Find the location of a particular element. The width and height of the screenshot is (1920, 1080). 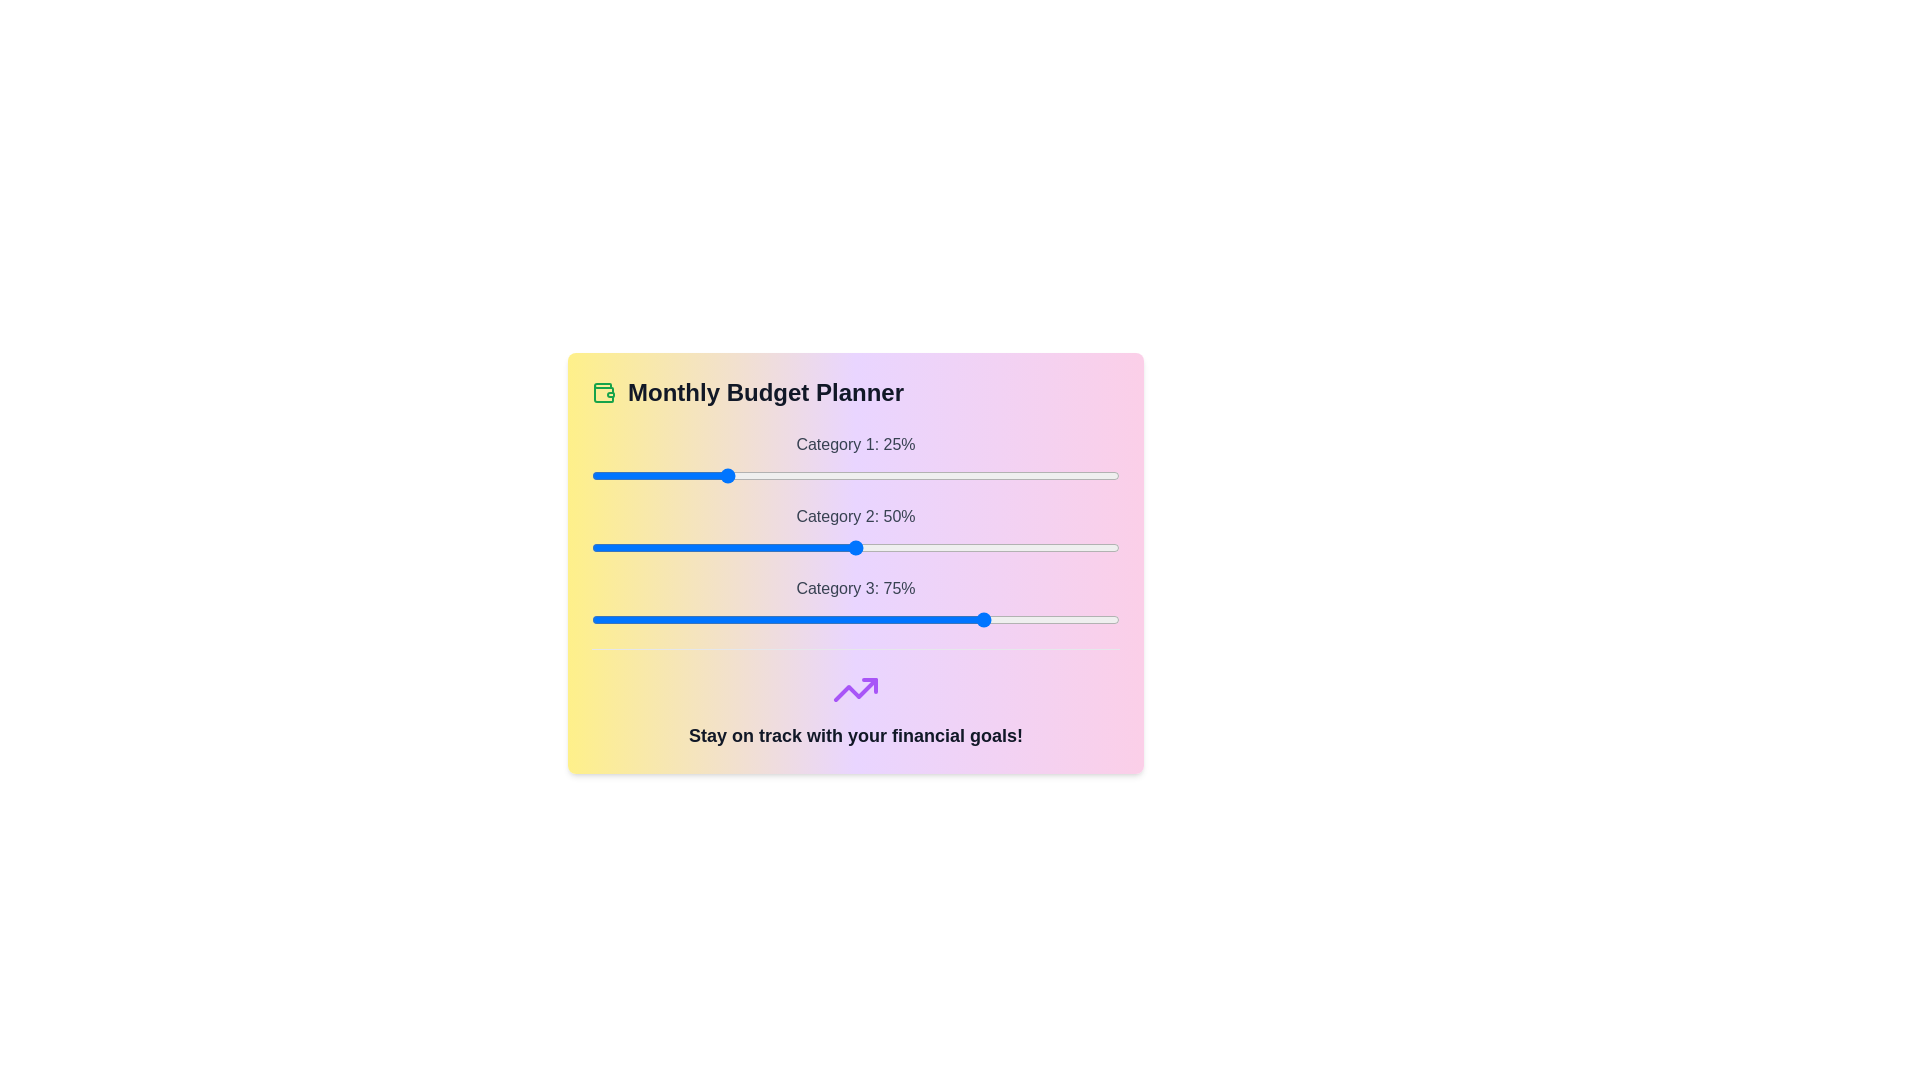

the slider for Category 2 to 5% is located at coordinates (617, 547).